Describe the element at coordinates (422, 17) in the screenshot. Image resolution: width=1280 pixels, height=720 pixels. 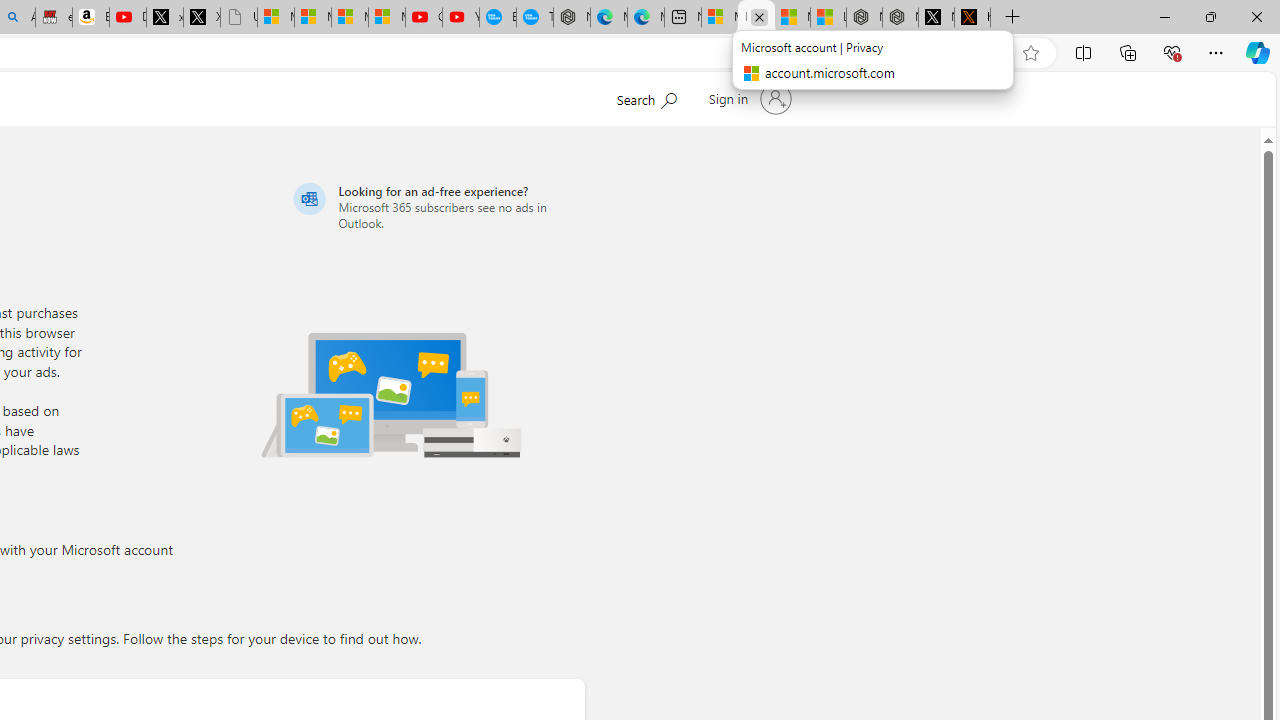
I see `'Gloom - YouTube'` at that location.